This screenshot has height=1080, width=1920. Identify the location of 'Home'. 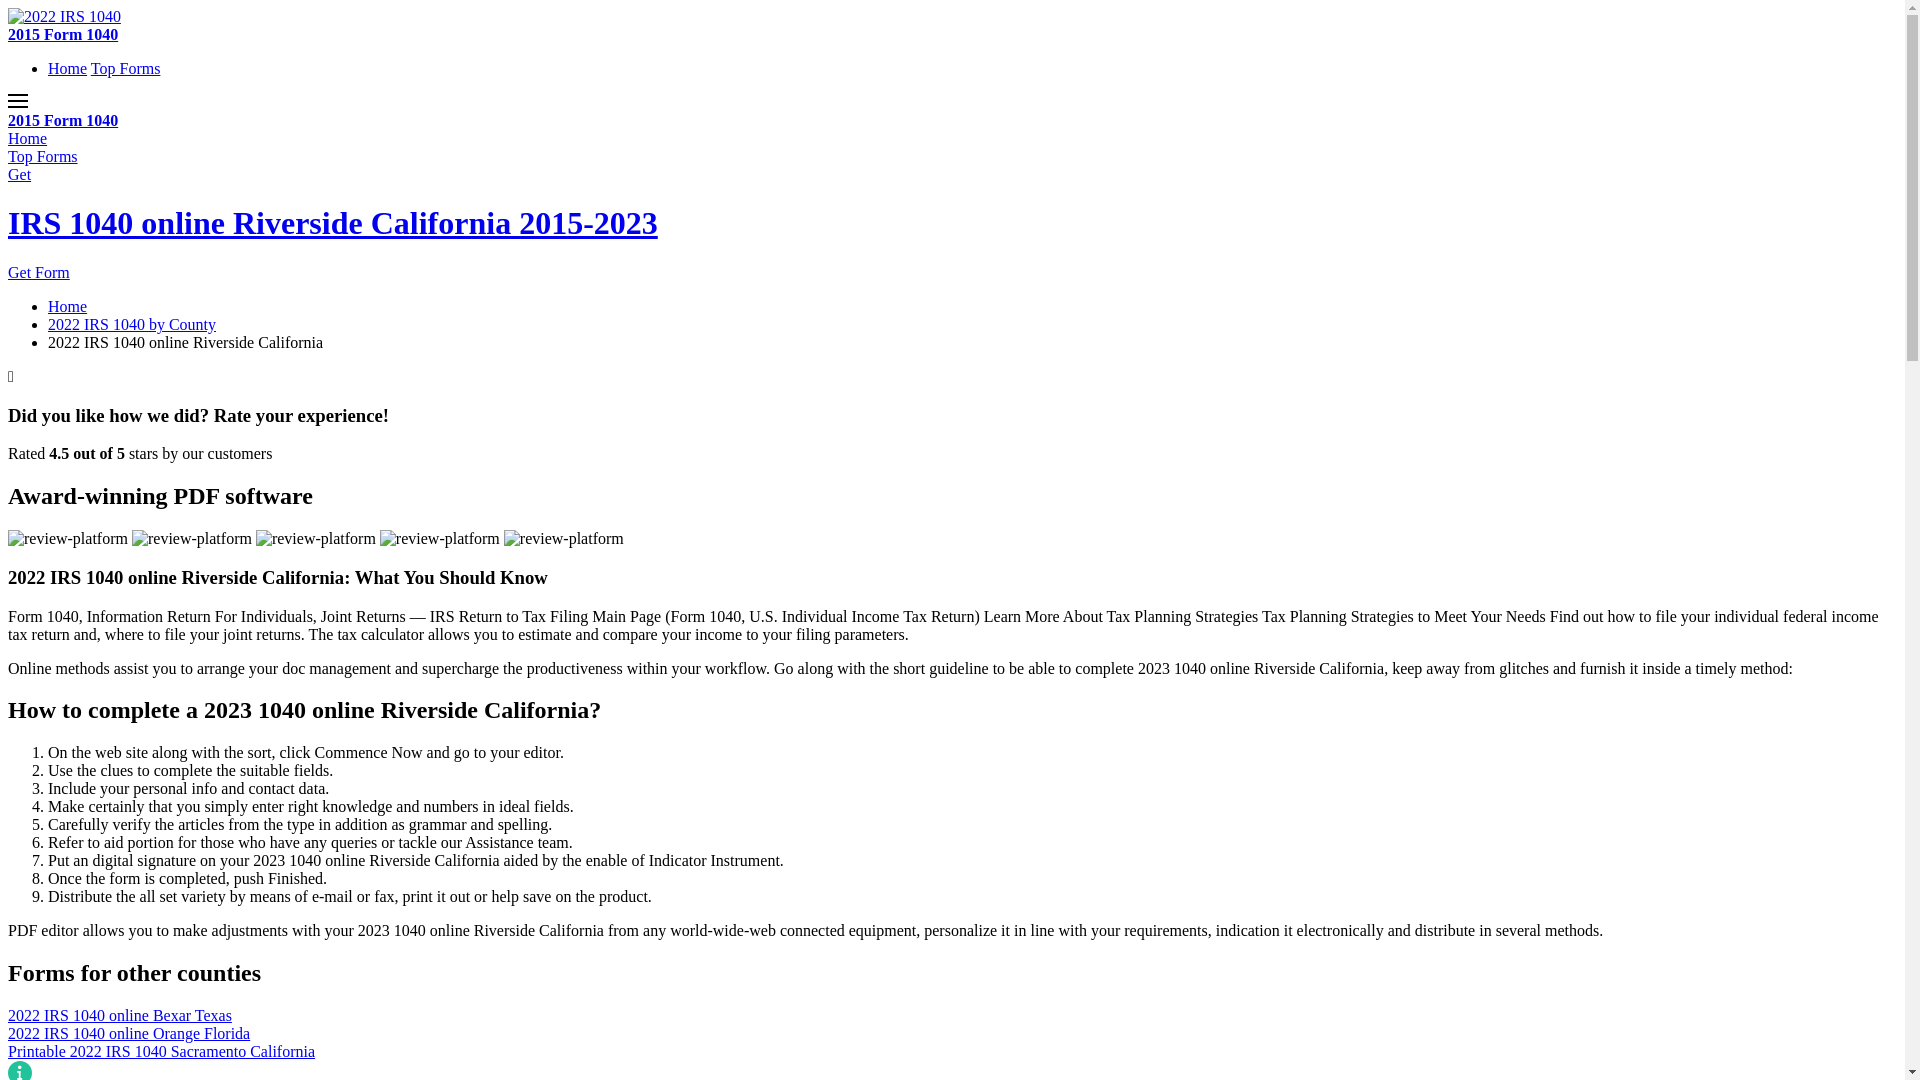
(48, 67).